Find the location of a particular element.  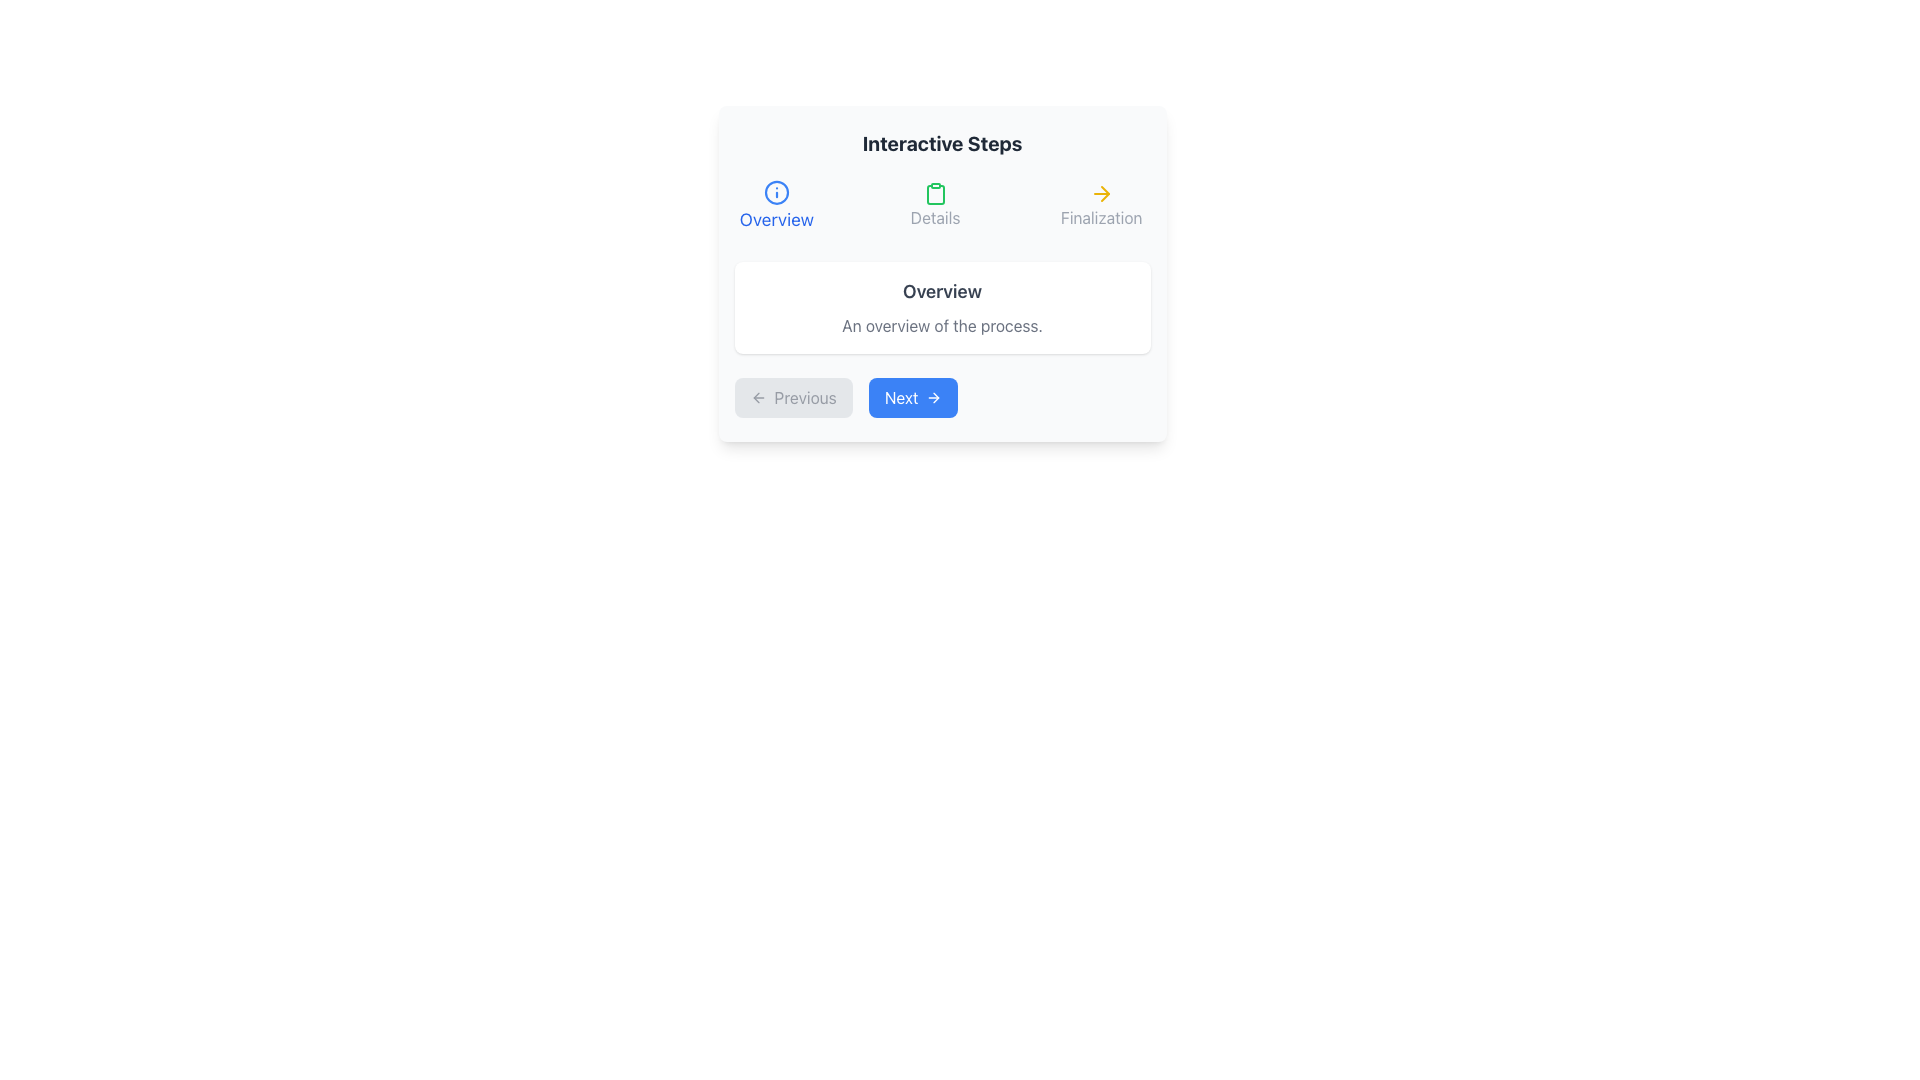

the non-interactive Text block that provides a descriptive overview, located below the 'Interactive Steps' navigation section and above the 'Previous' and 'Next' buttons is located at coordinates (941, 308).